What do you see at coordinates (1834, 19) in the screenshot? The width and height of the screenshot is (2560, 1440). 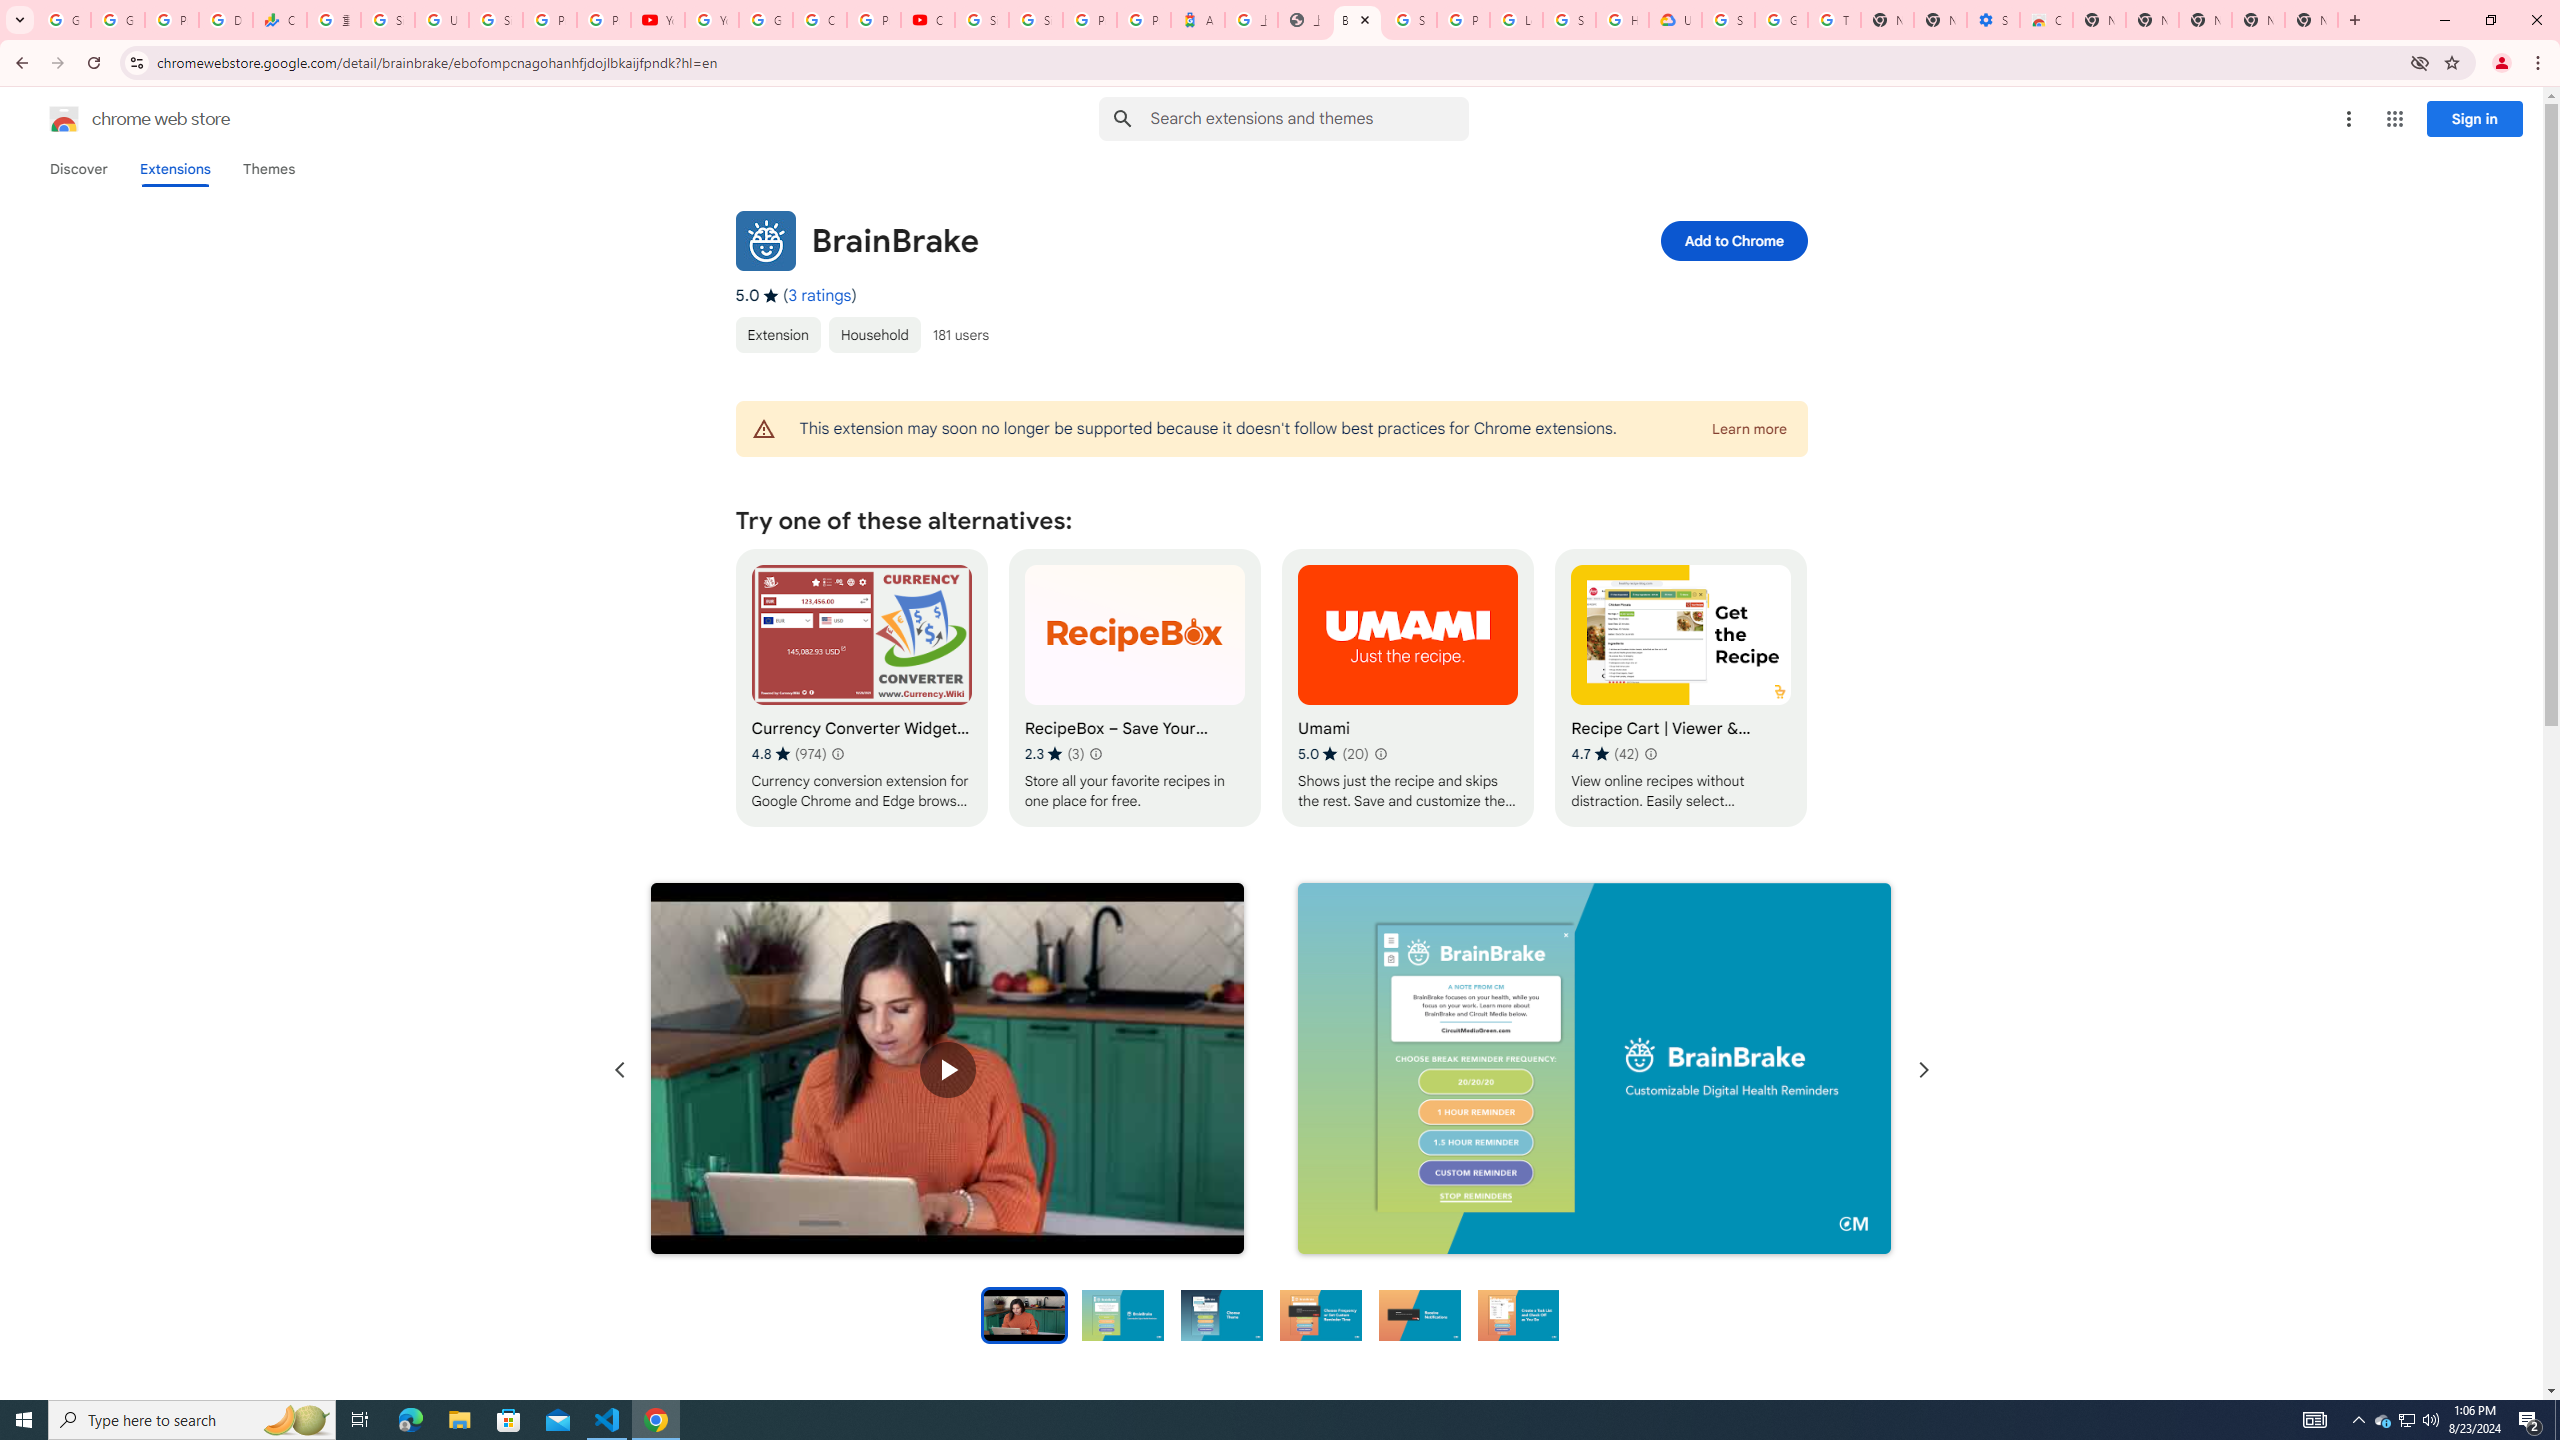 I see `'Turn cookies on or off - Computer - Google Account Help'` at bounding box center [1834, 19].